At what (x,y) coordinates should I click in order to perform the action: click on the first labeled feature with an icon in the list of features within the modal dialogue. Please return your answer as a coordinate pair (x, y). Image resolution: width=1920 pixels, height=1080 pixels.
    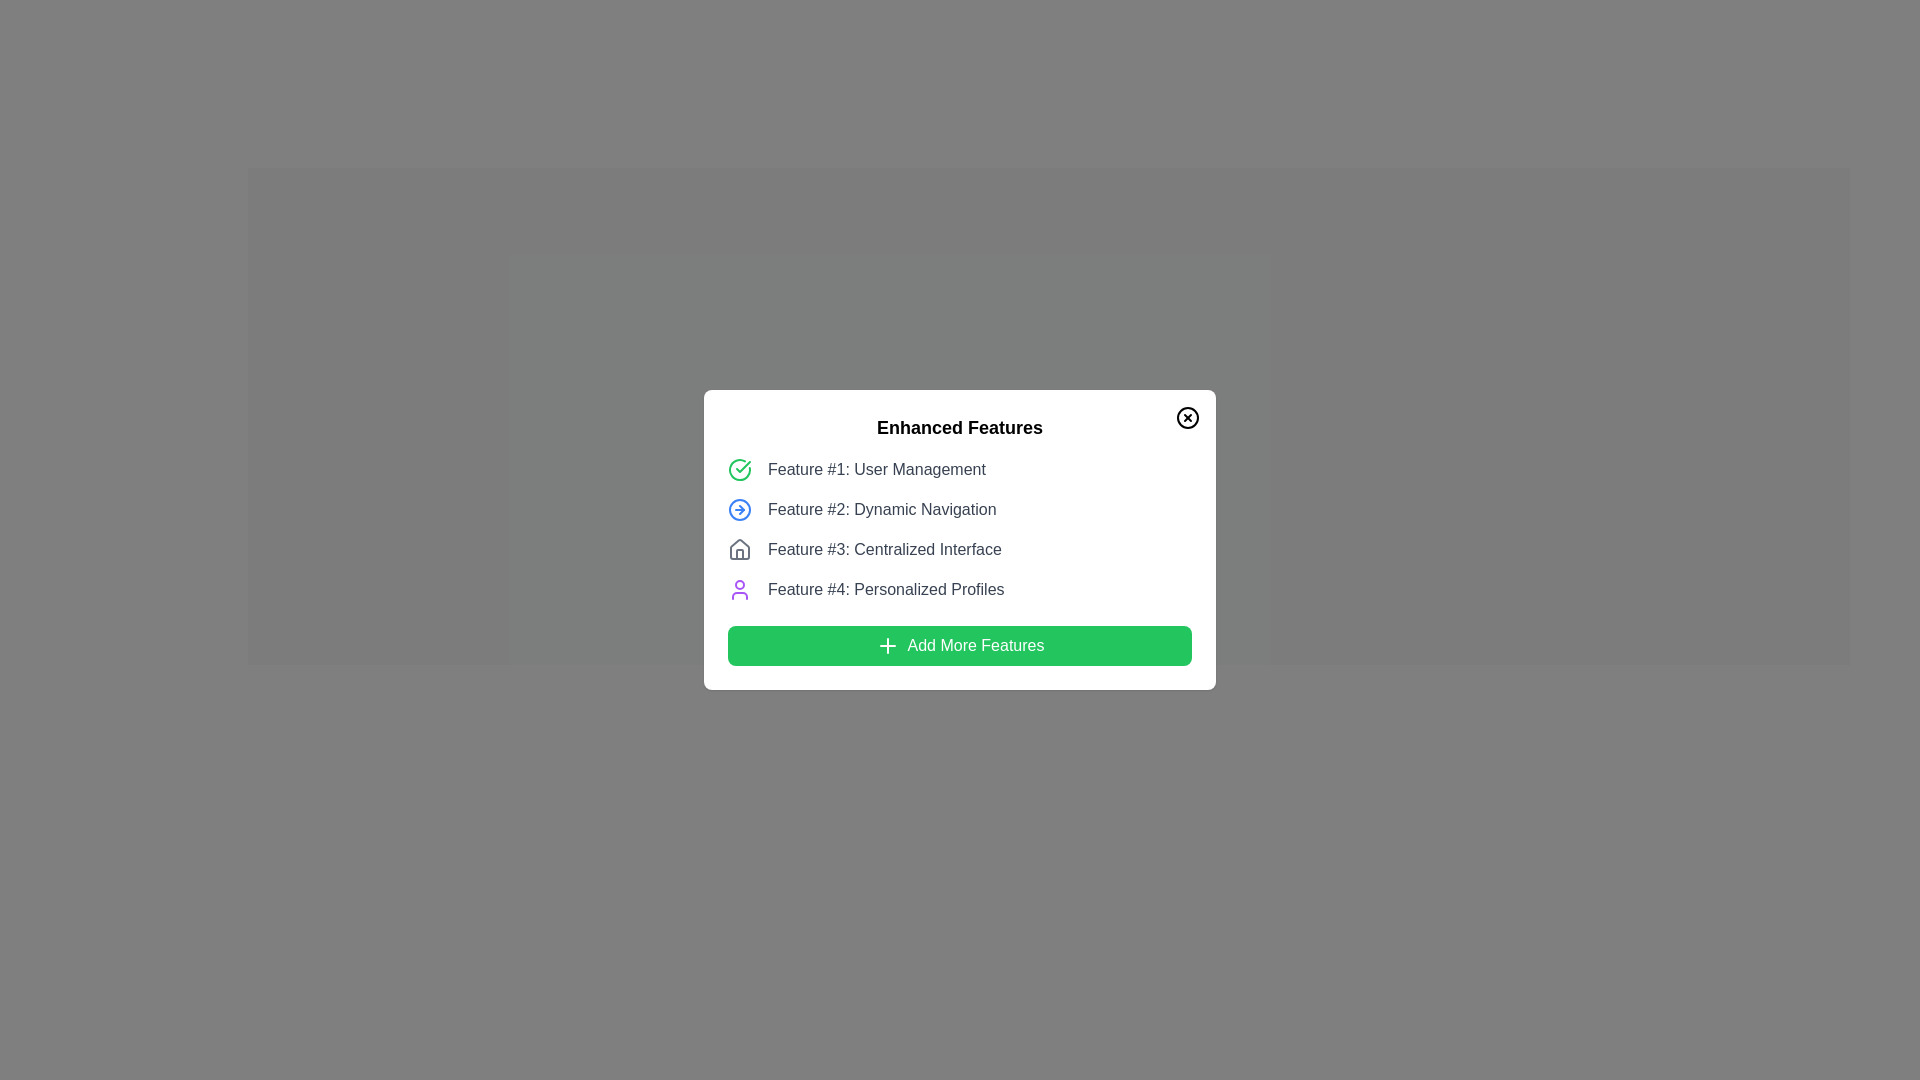
    Looking at the image, I should click on (960, 470).